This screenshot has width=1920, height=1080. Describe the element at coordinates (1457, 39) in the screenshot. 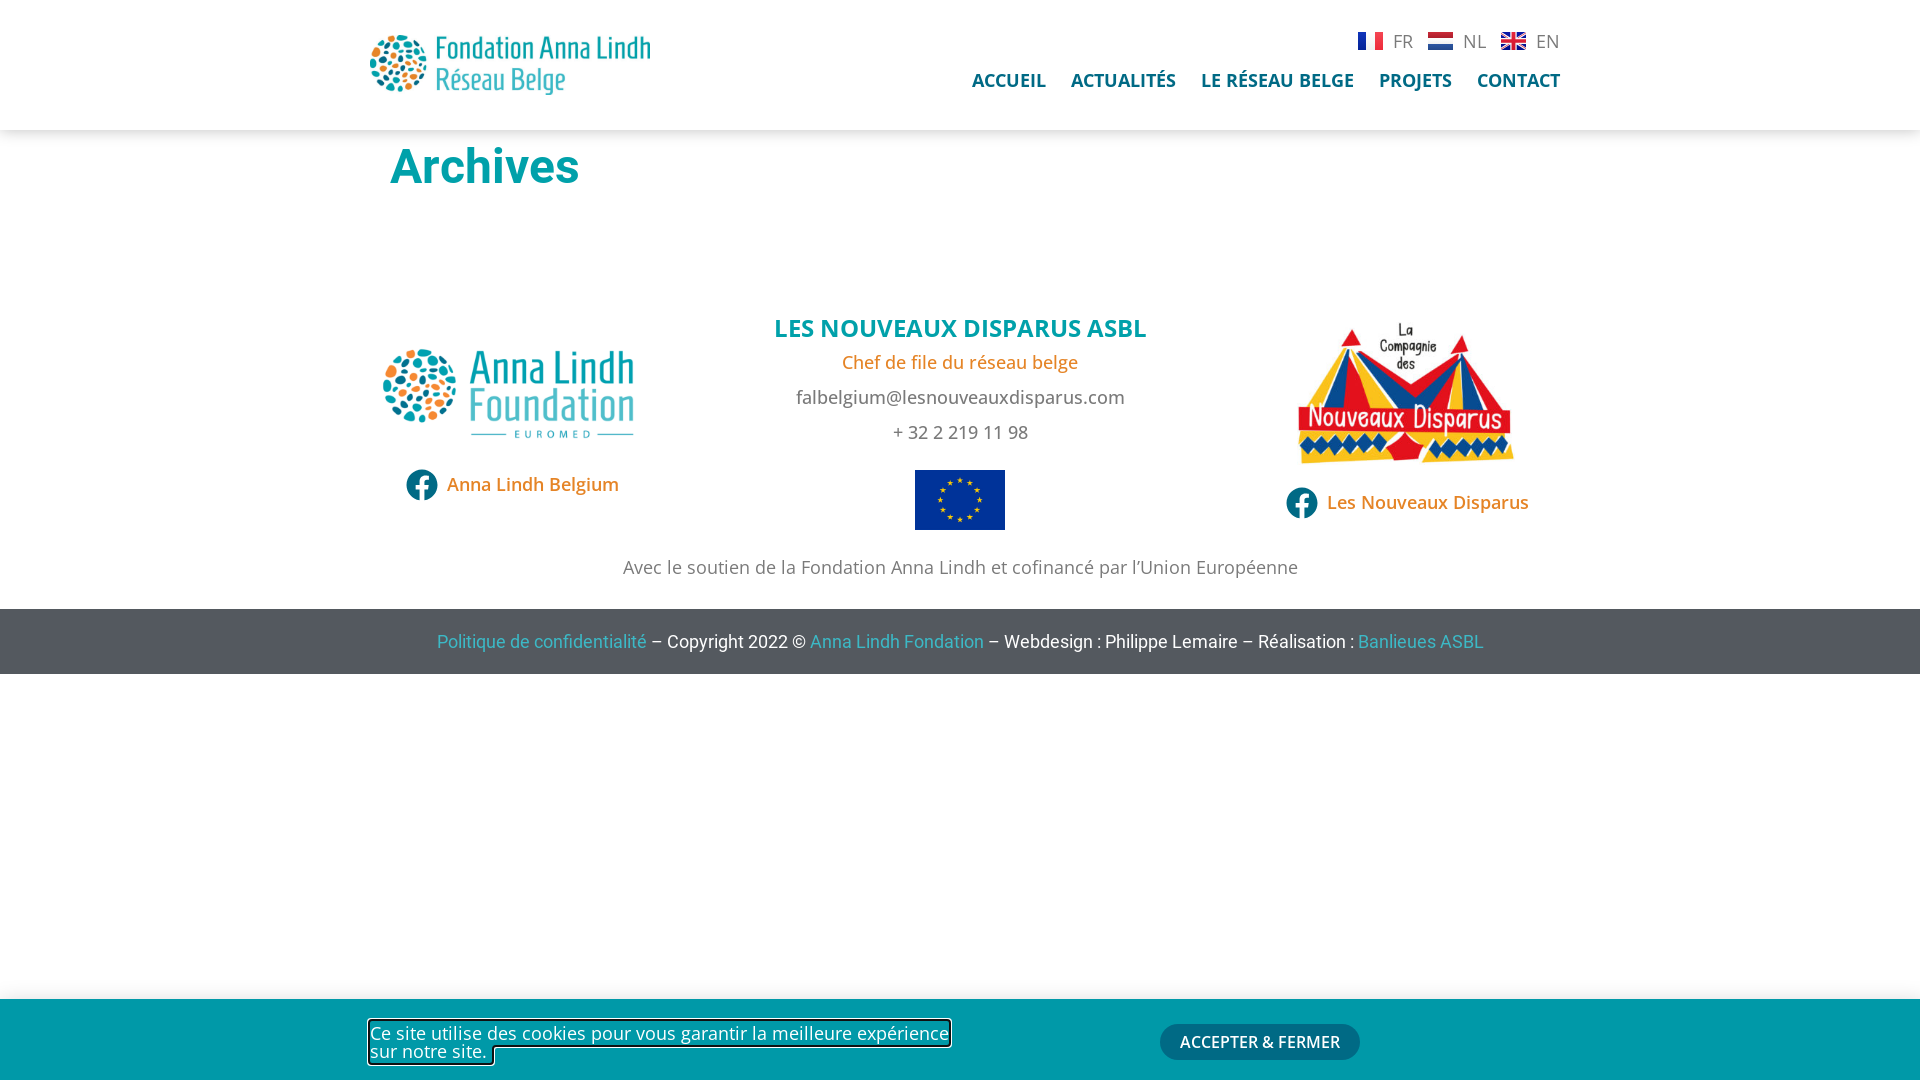

I see `'NL'` at that location.